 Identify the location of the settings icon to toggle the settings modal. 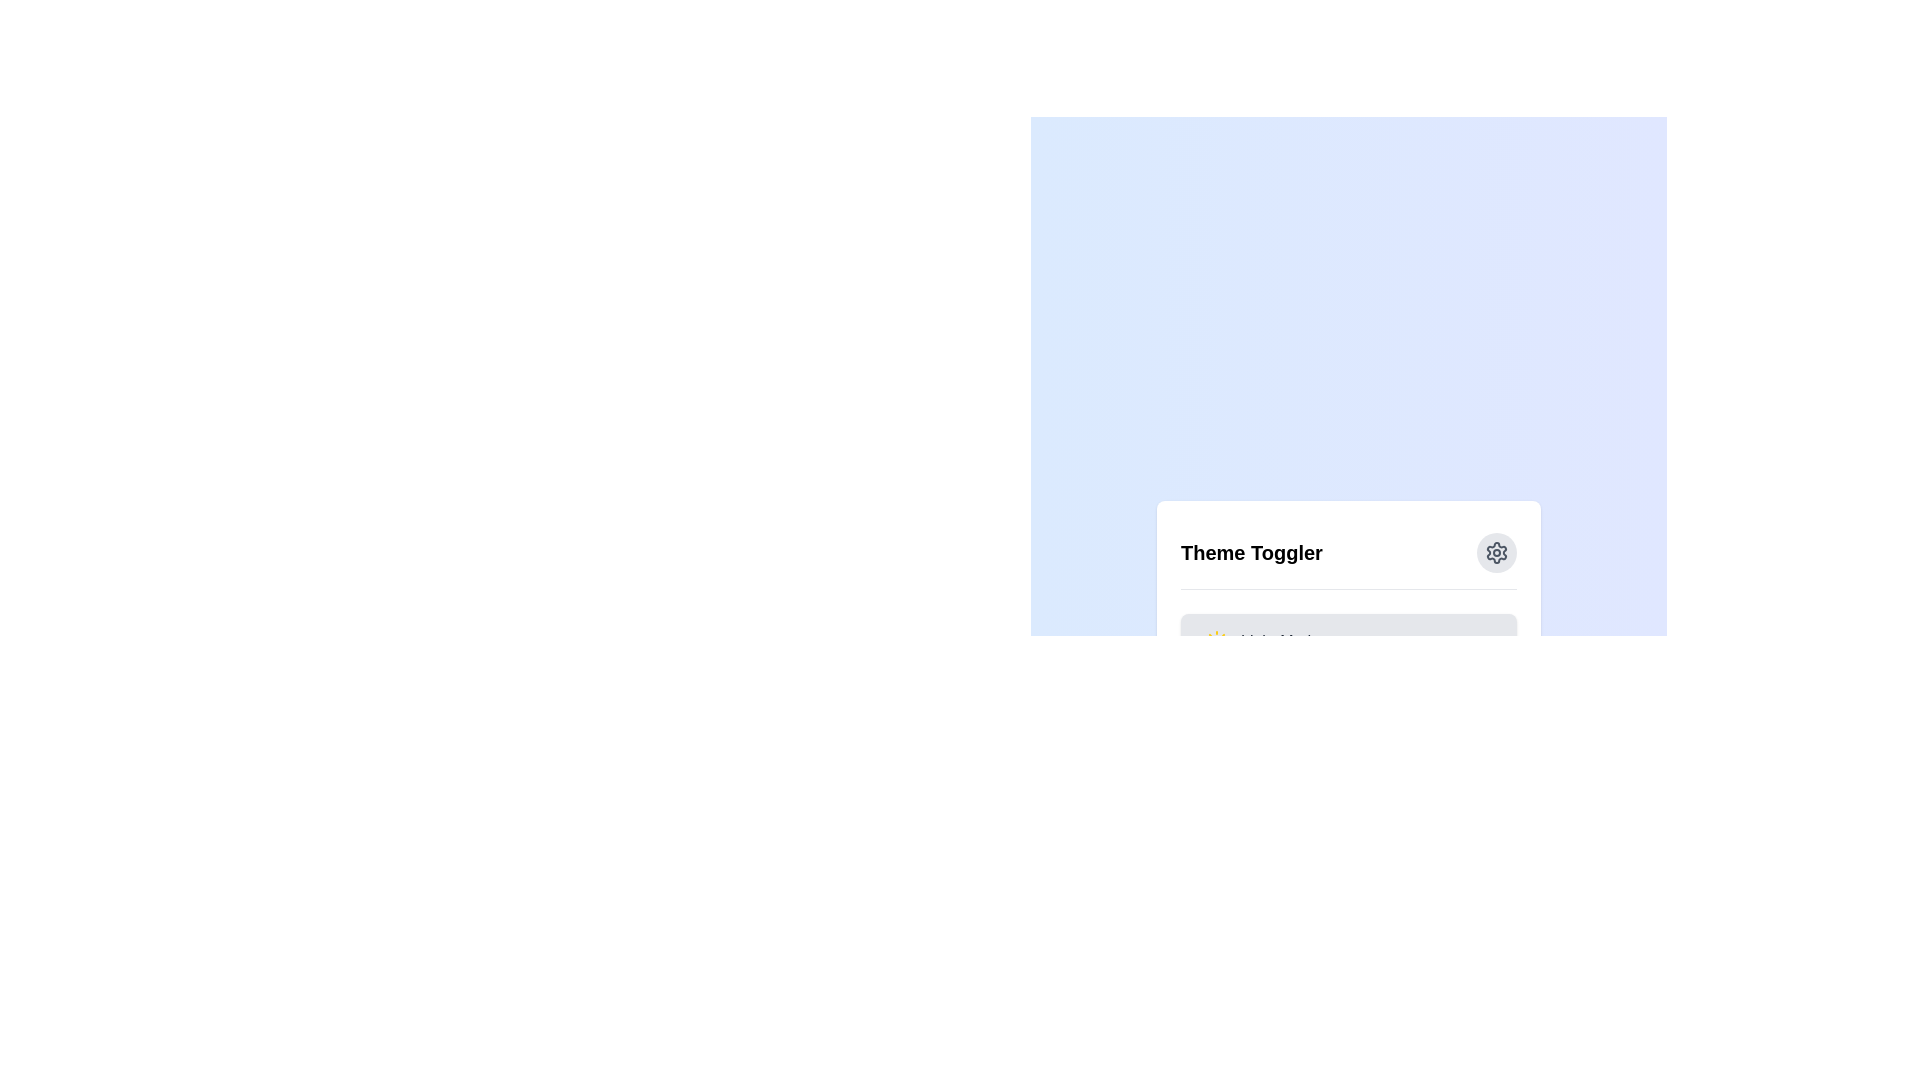
(1497, 552).